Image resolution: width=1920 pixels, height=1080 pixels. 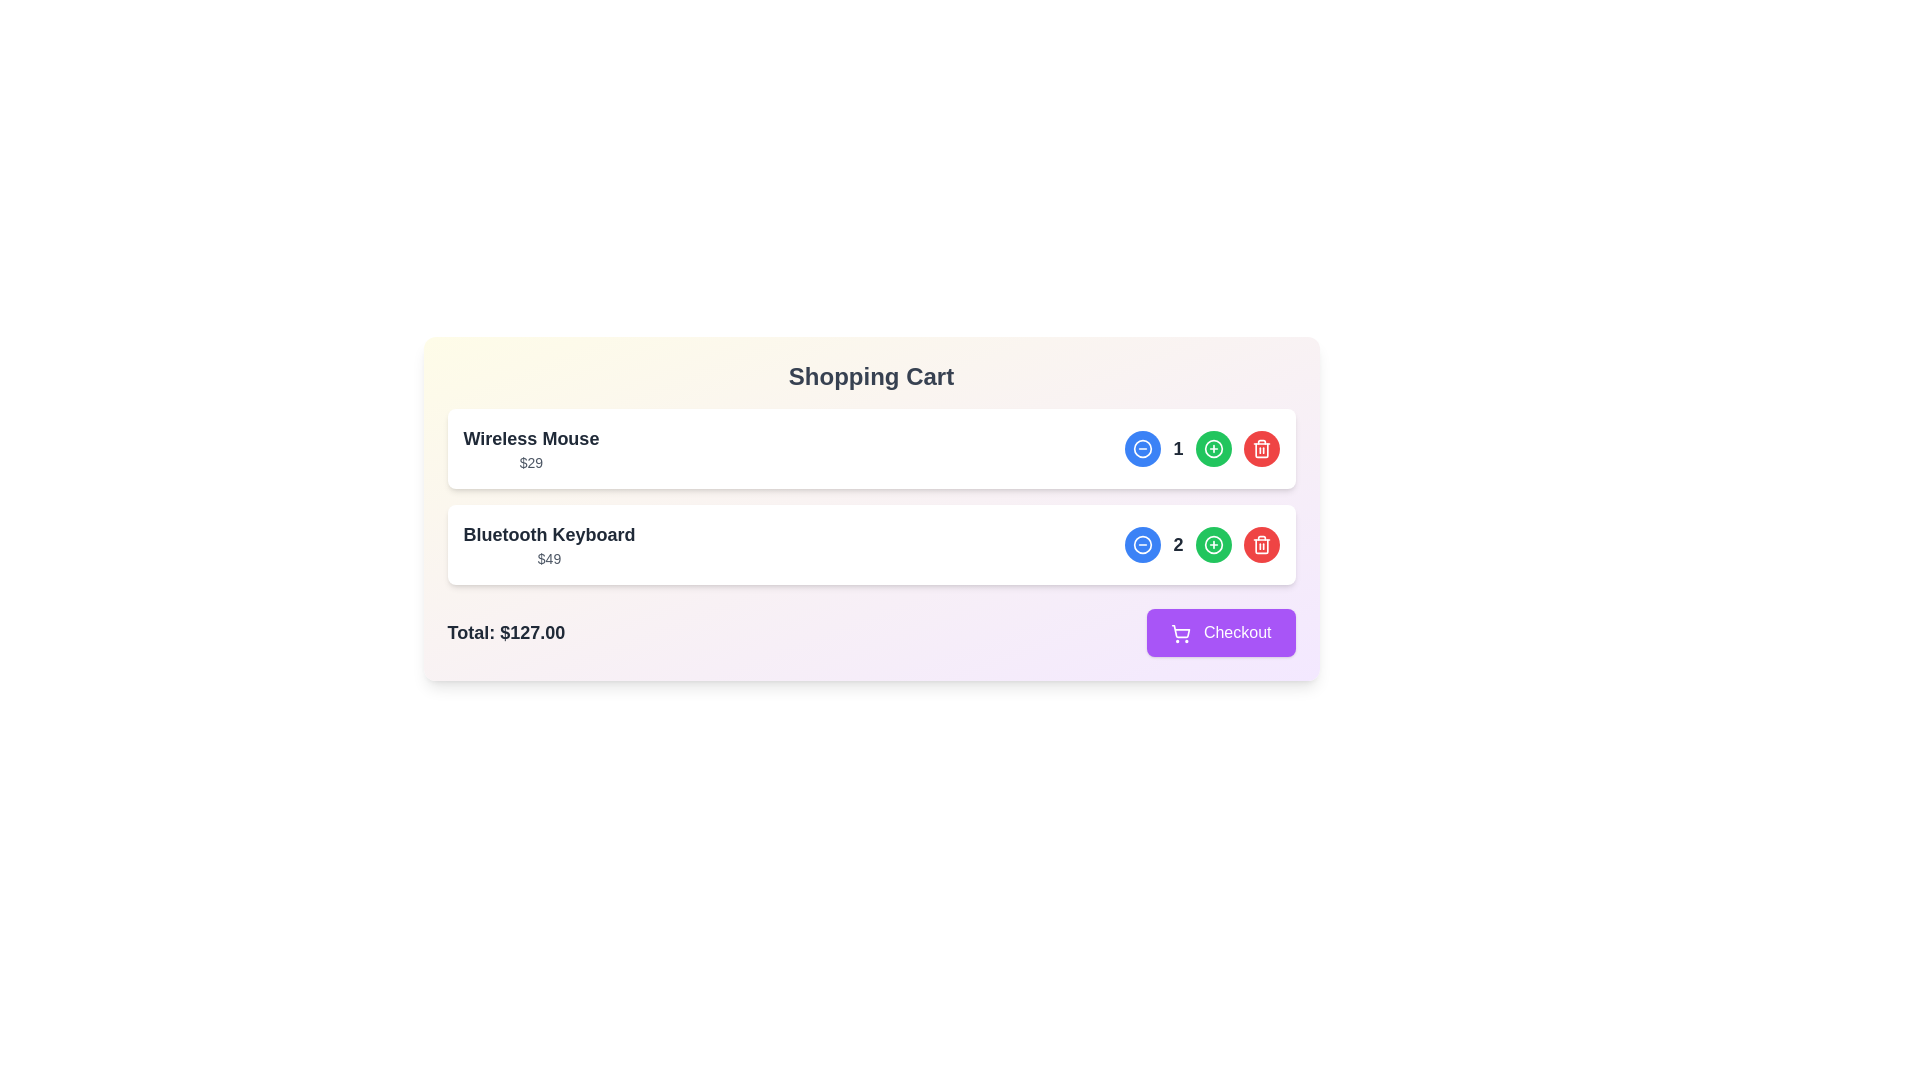 What do you see at coordinates (549, 559) in the screenshot?
I see `the informational text displaying the price of the 'Bluetooth Keyboard', which is positioned below the 'Bluetooth Keyboard' title in the shopping cart list` at bounding box center [549, 559].